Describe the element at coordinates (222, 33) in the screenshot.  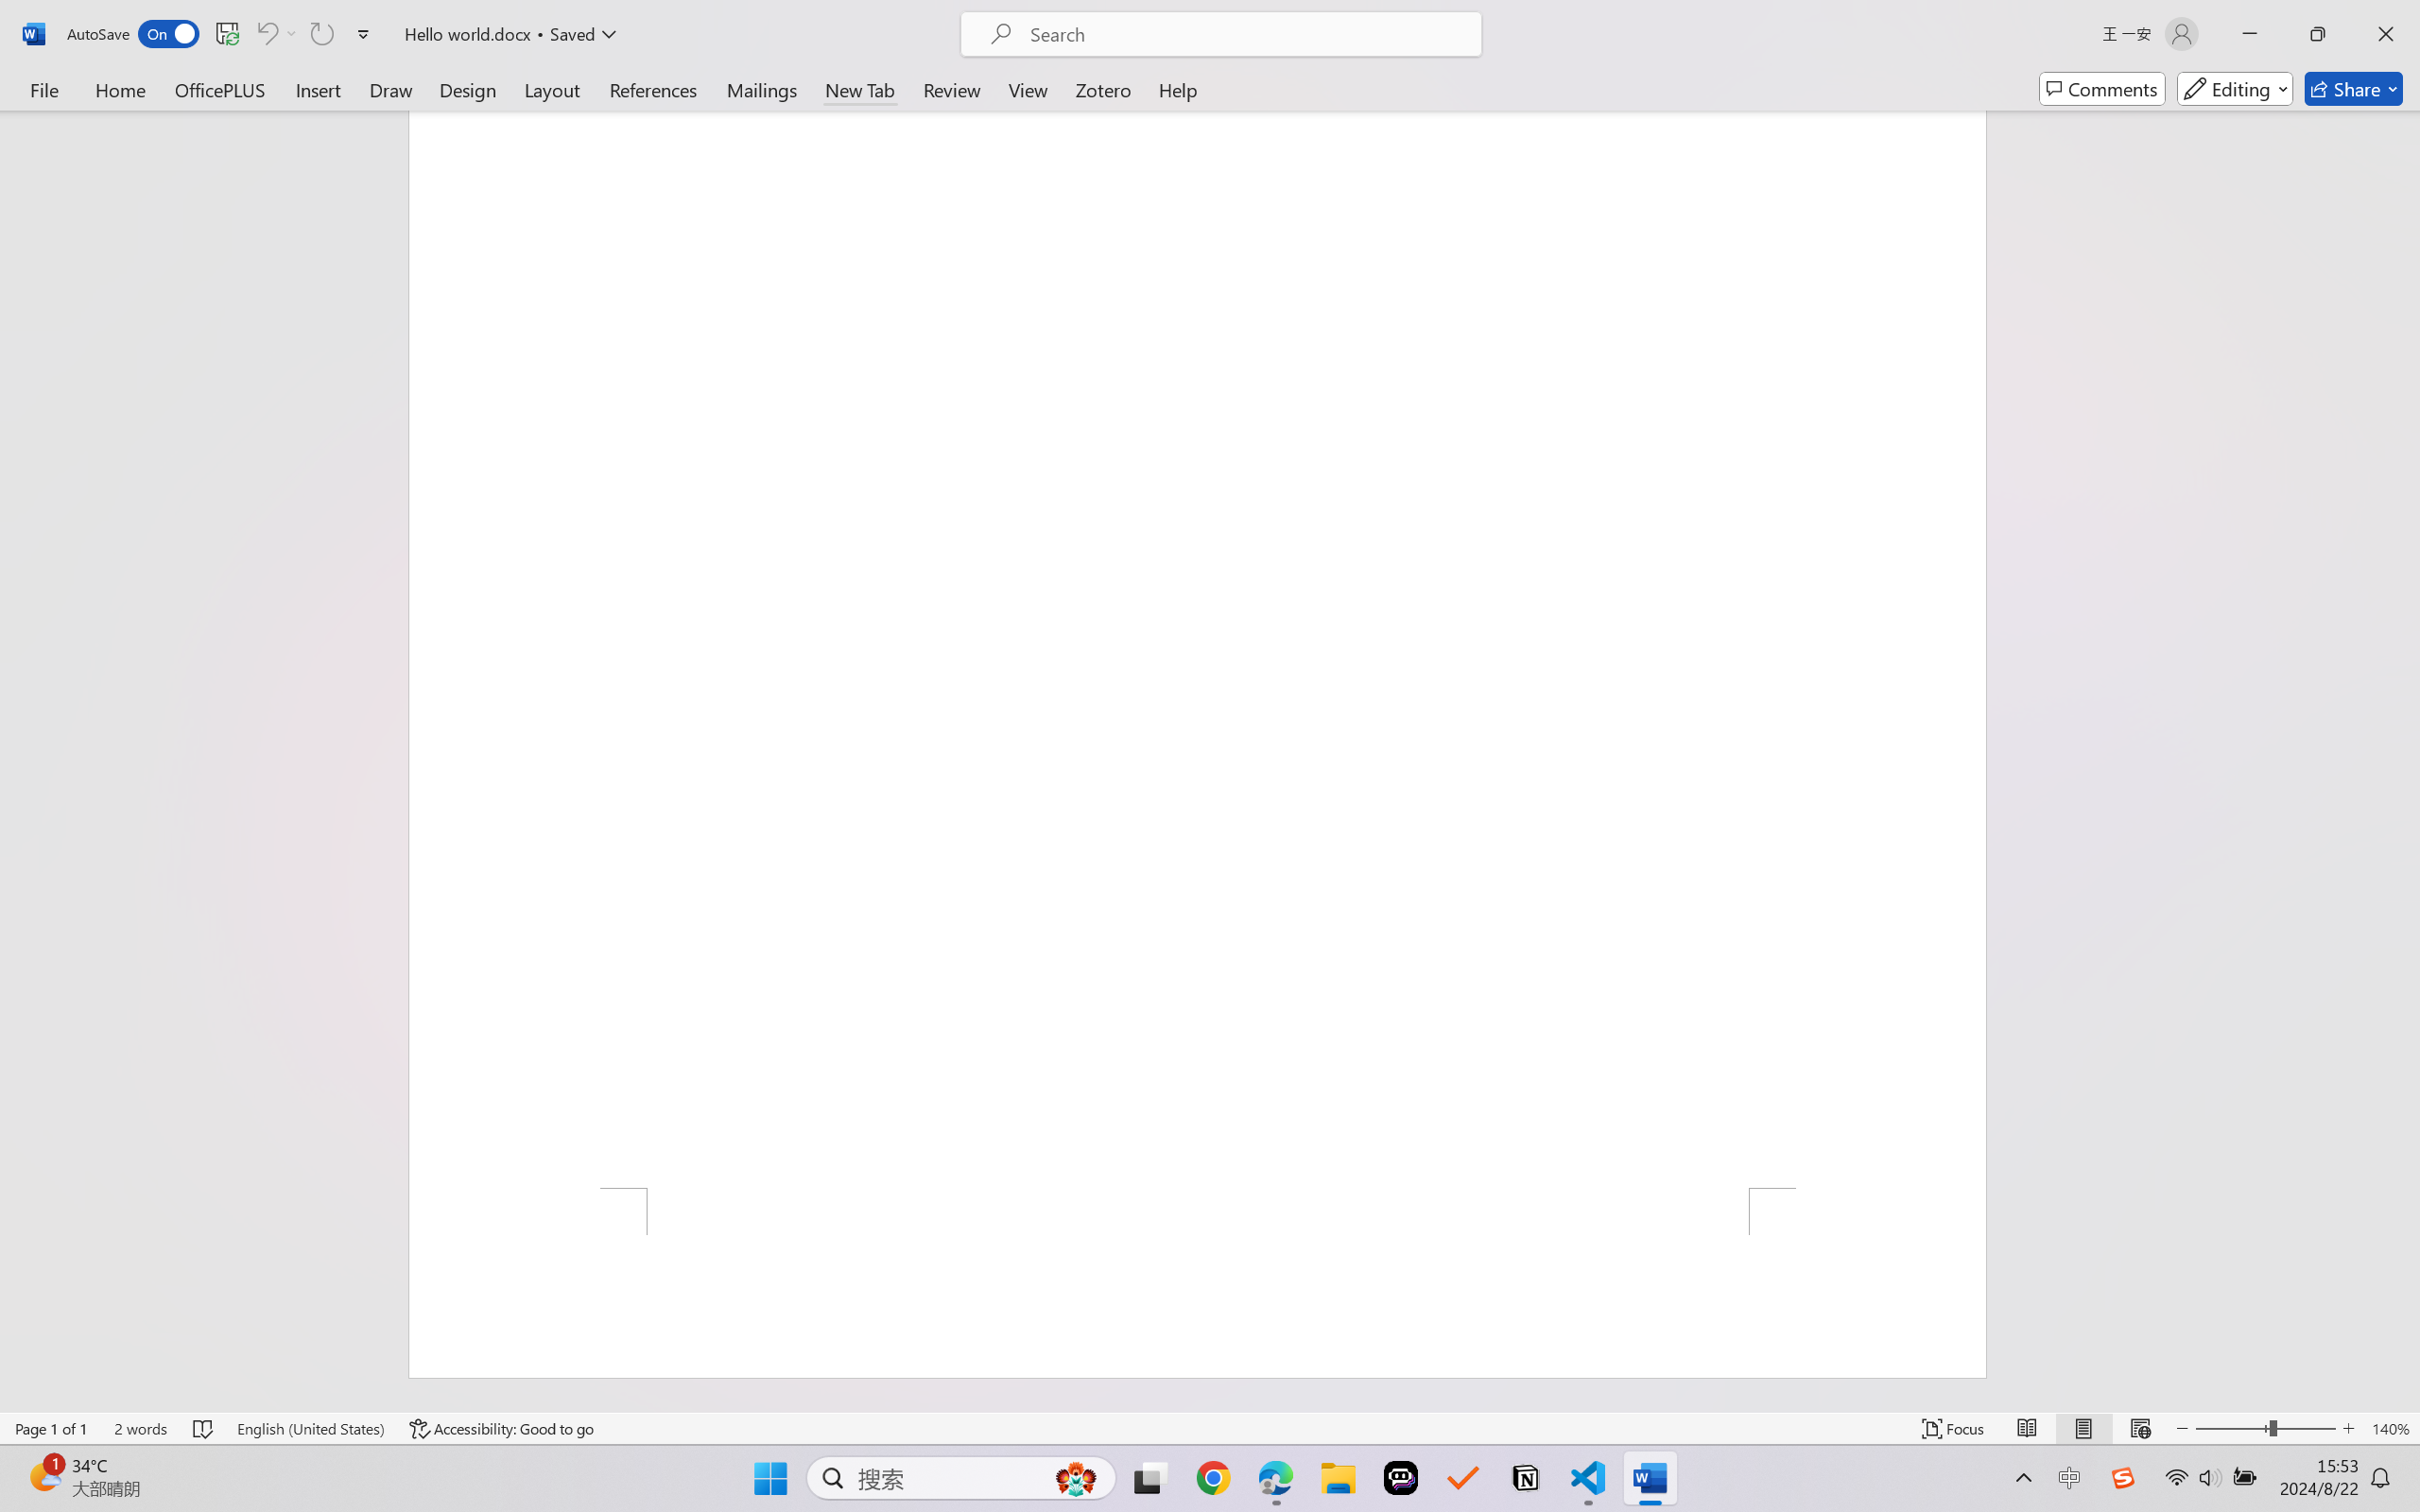
I see `'Quick Access Toolbar'` at that location.